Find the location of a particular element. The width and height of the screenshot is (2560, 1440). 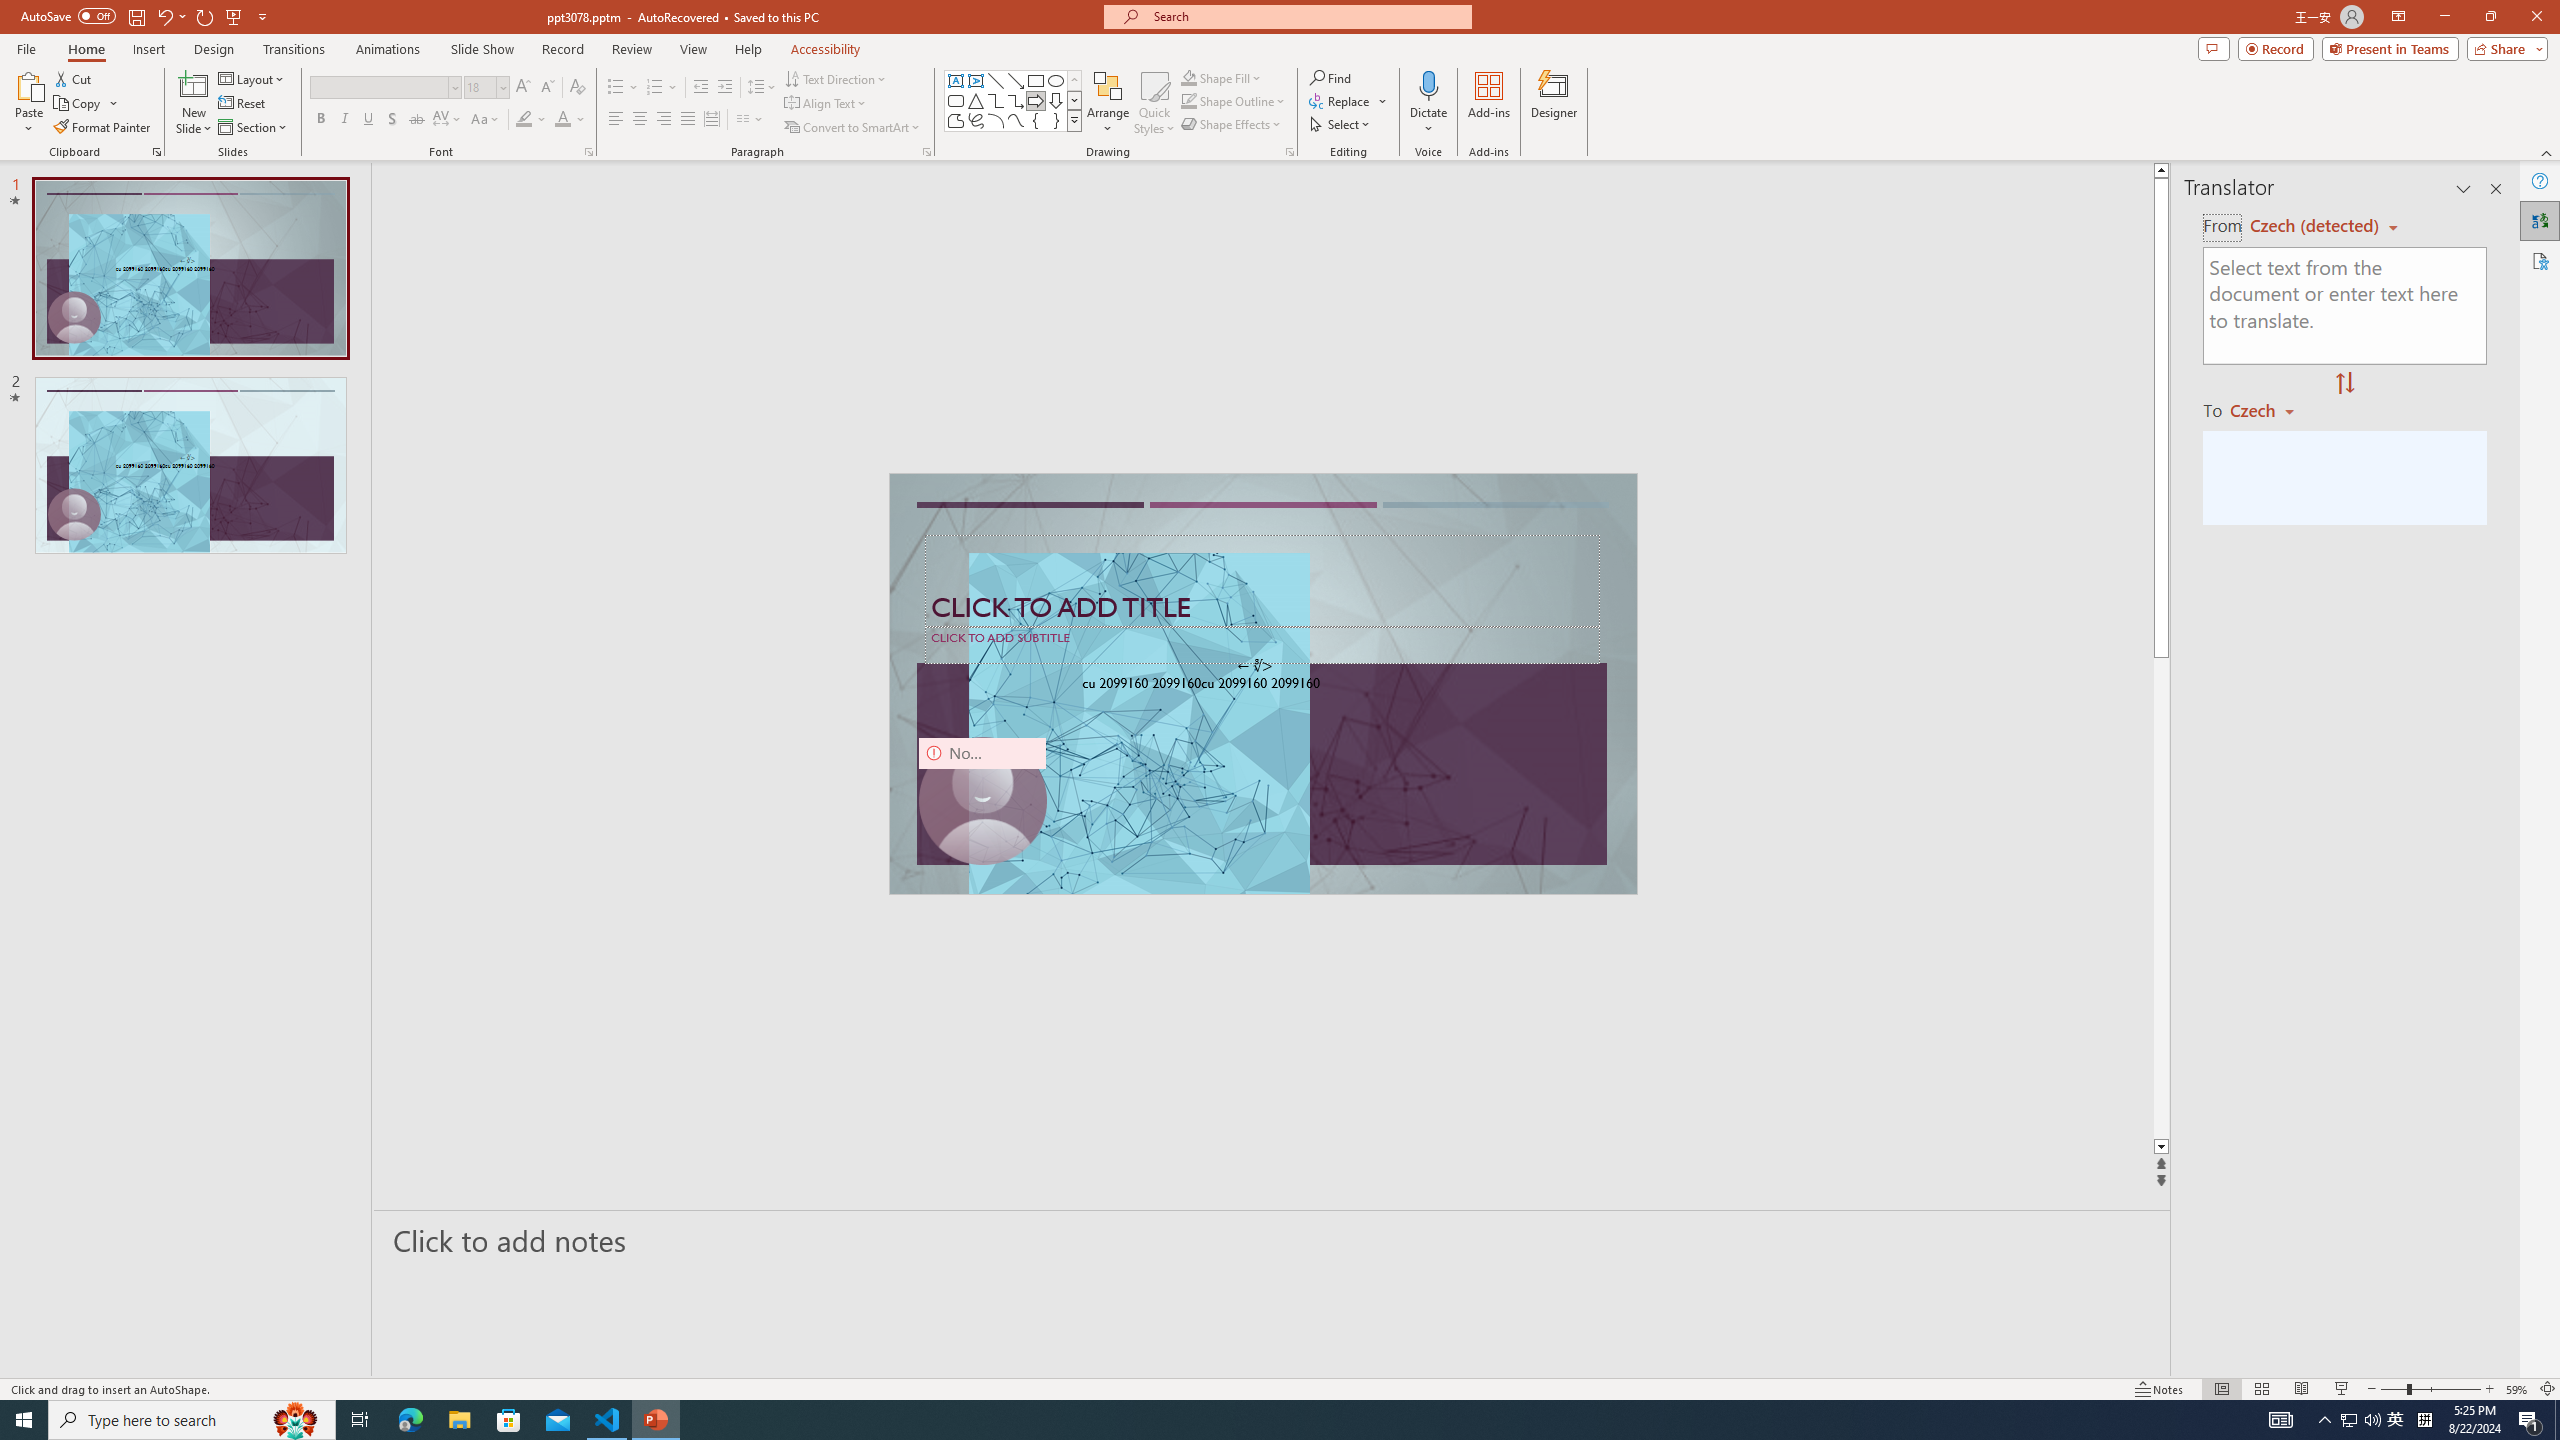

'An abstract genetic concept' is located at coordinates (1263, 683).